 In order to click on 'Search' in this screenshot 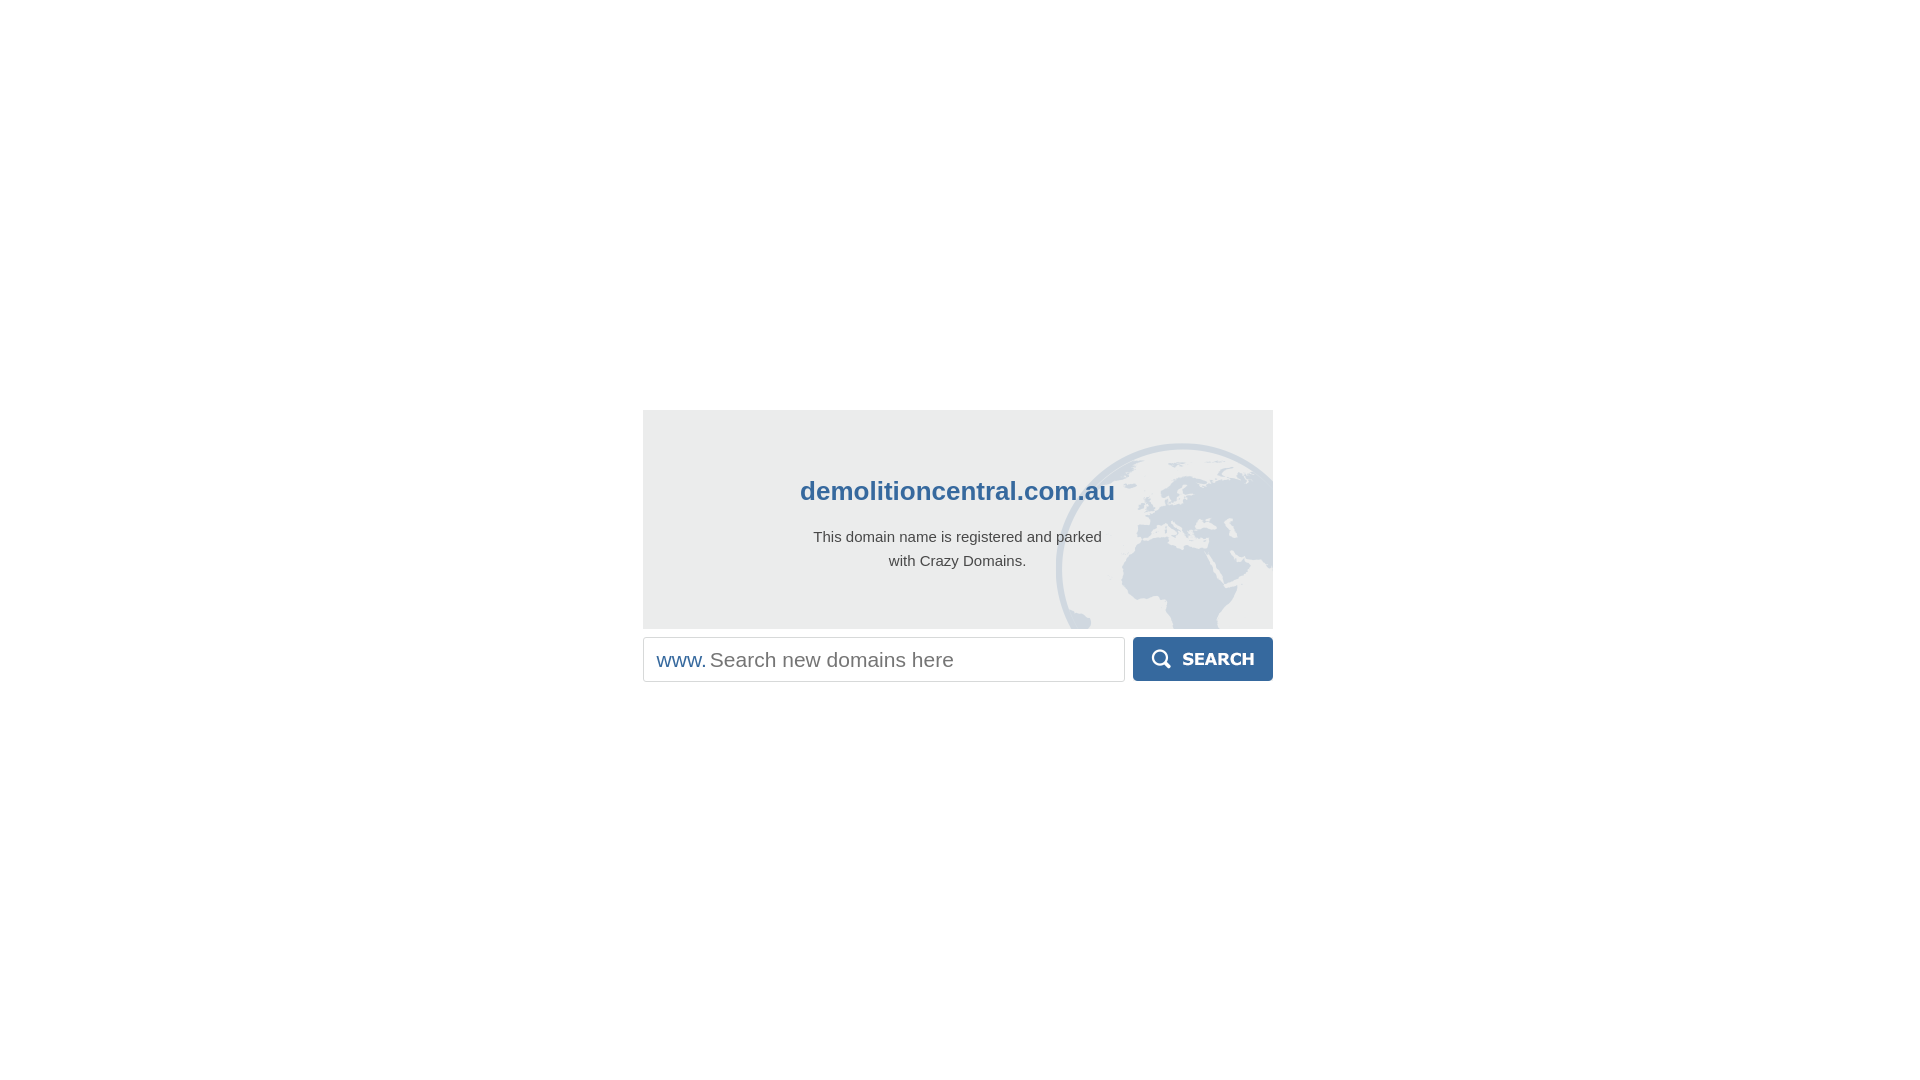, I will do `click(1202, 659)`.